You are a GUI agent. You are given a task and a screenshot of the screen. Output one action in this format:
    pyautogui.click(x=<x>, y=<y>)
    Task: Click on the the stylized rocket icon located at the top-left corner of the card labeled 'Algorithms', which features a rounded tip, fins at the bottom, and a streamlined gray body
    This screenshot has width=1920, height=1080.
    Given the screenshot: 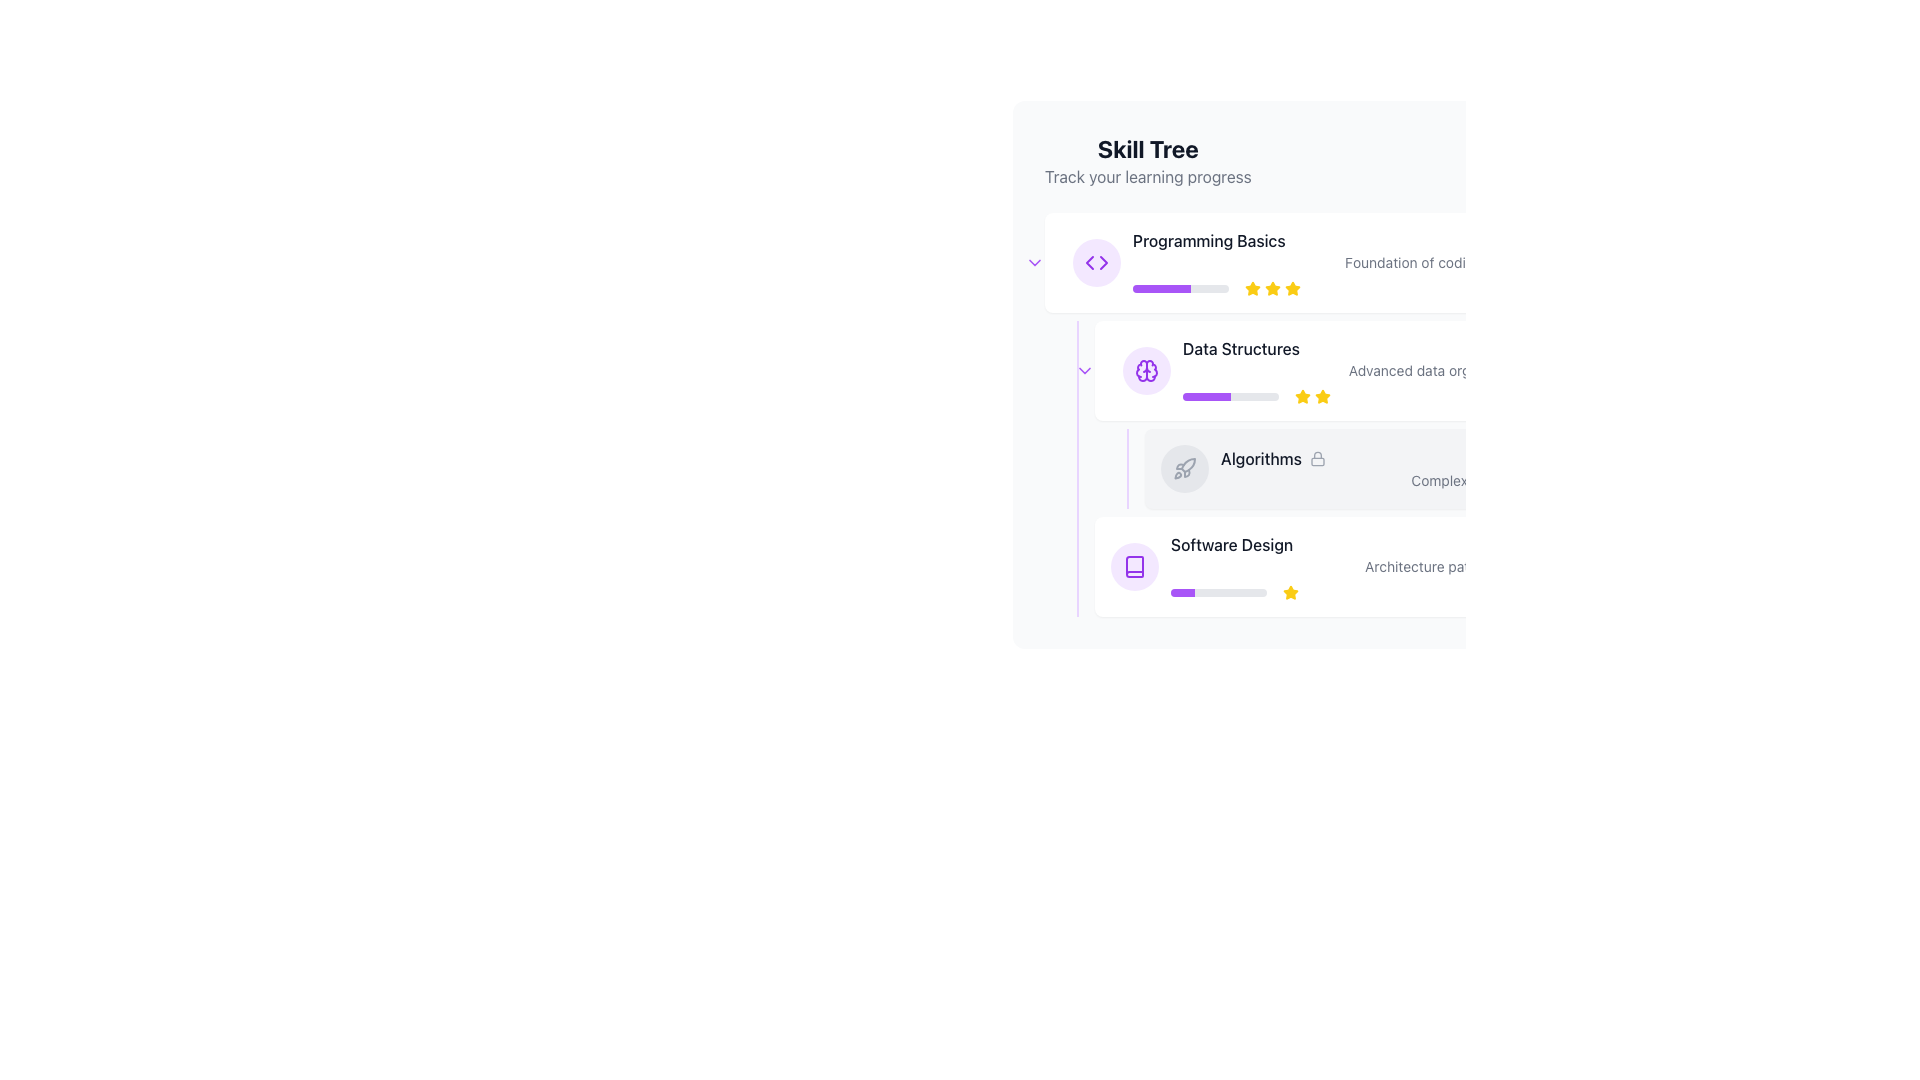 What is the action you would take?
    pyautogui.click(x=1185, y=469)
    